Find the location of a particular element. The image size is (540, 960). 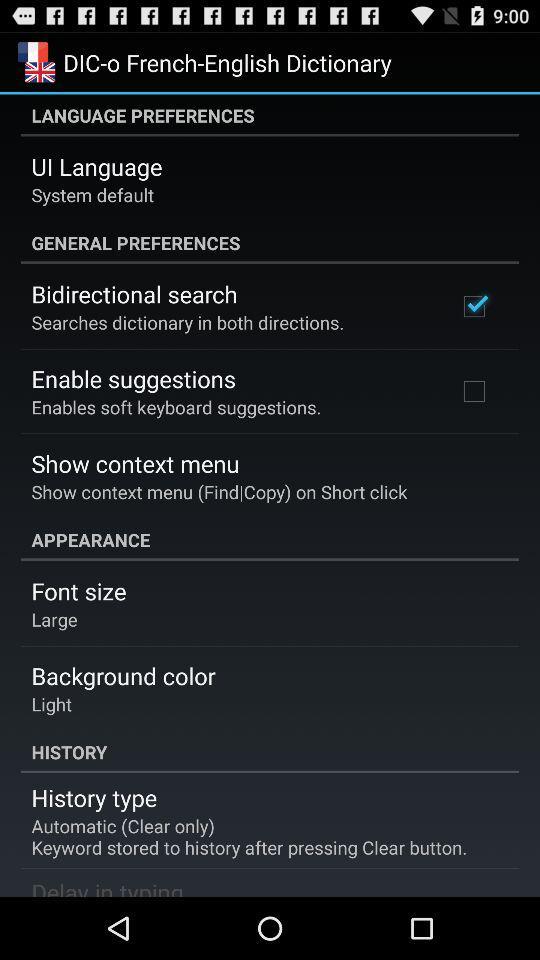

the app above searches dictionary in is located at coordinates (134, 293).